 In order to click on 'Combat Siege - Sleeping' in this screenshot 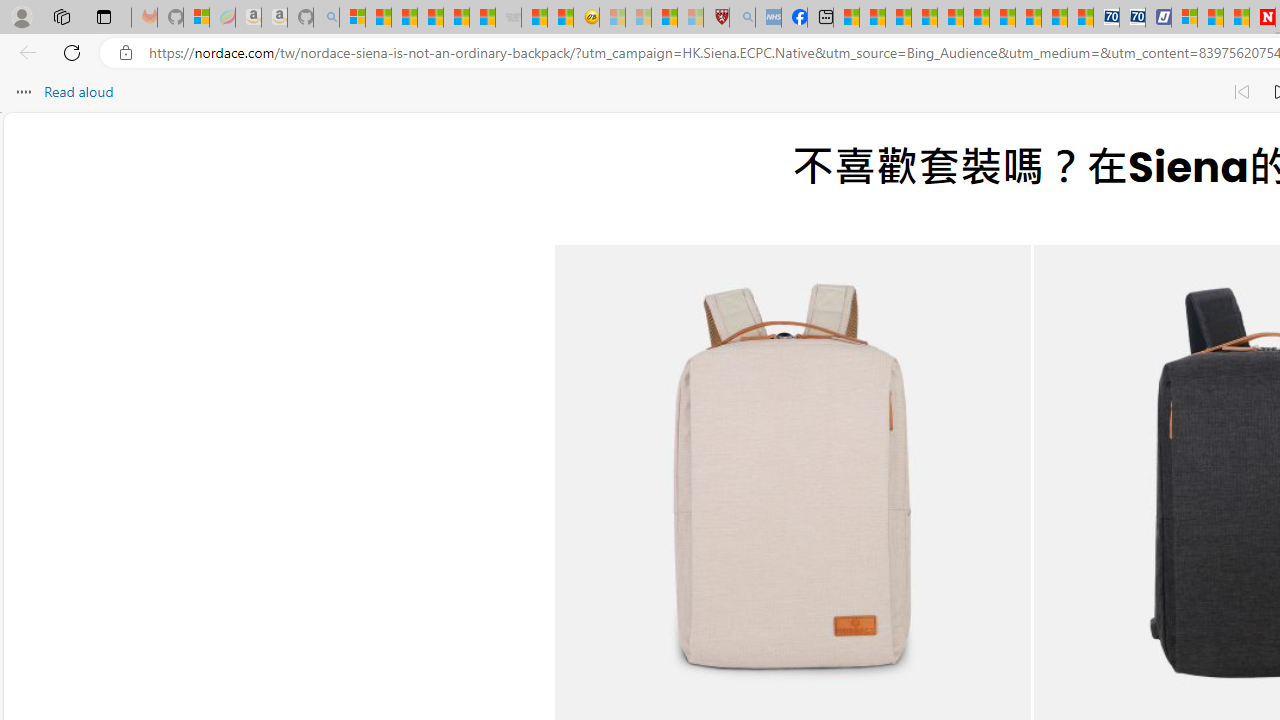, I will do `click(508, 17)`.